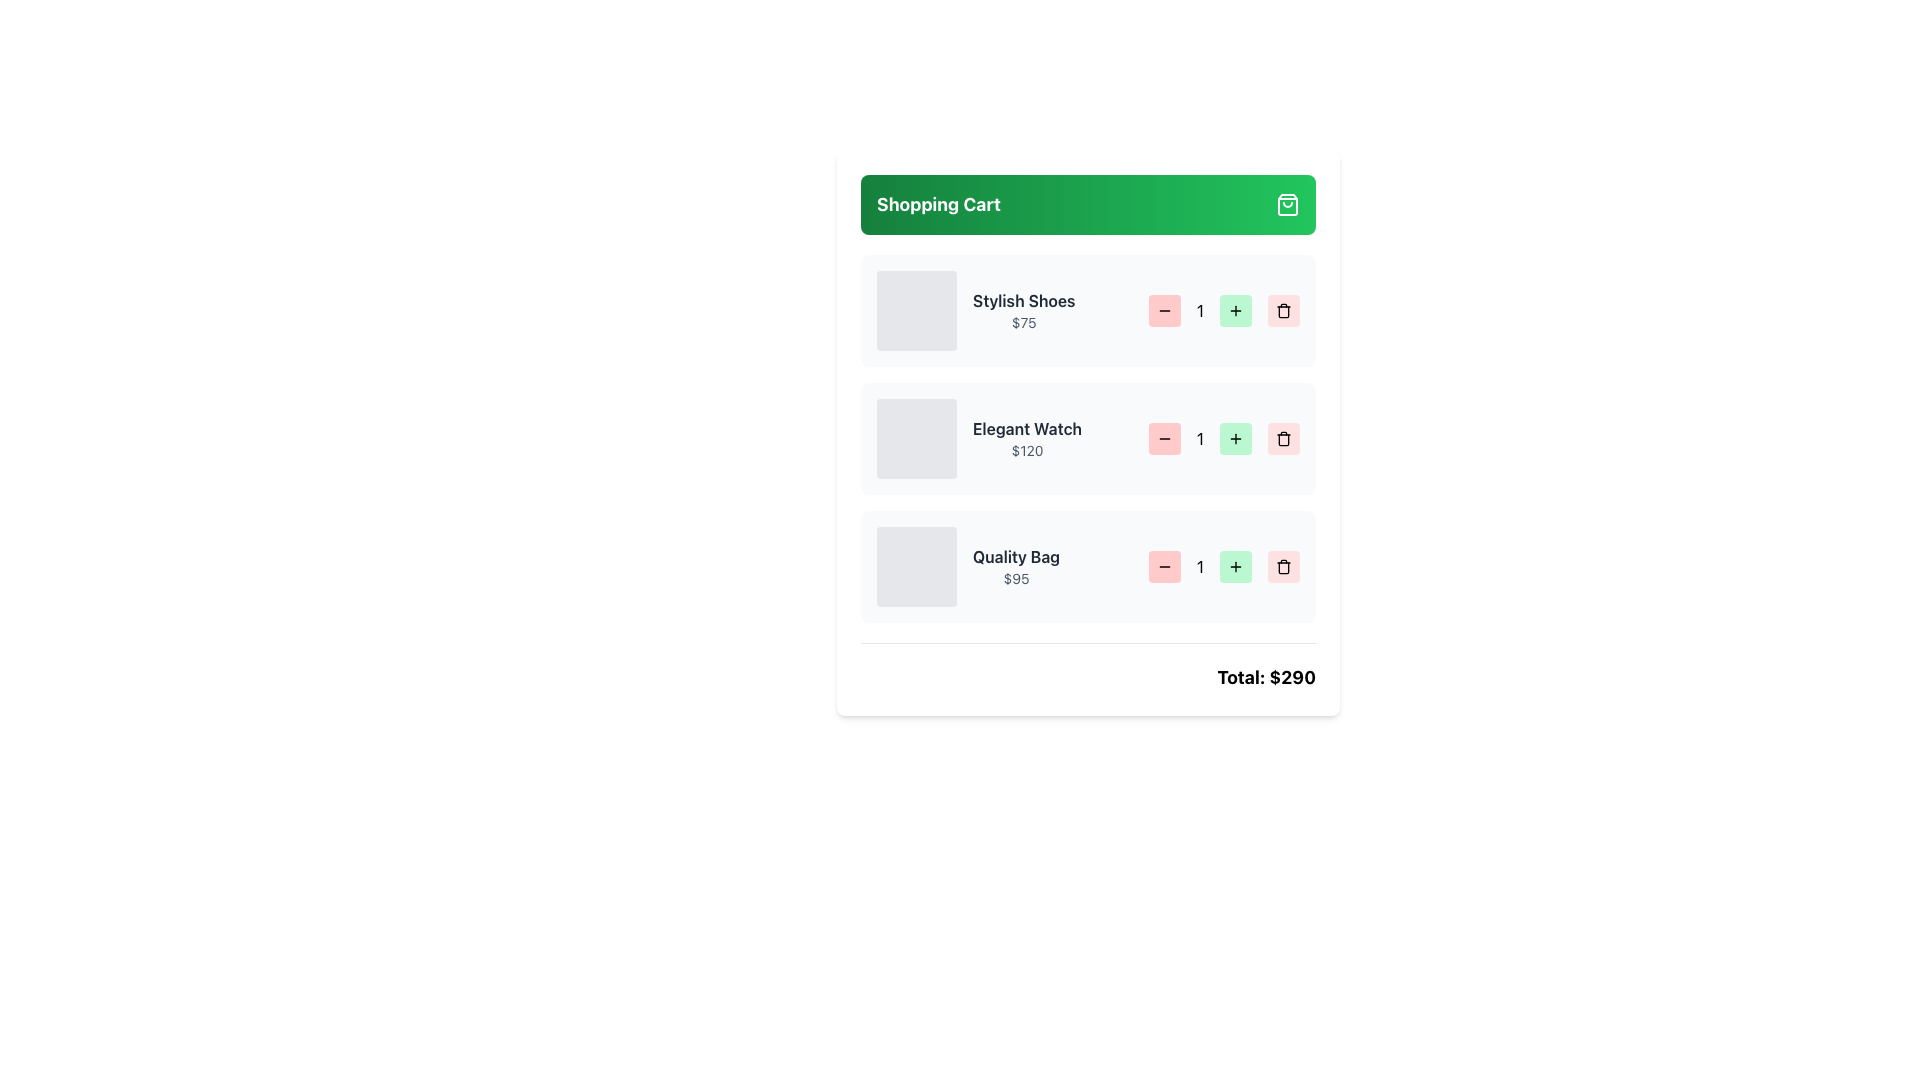 The height and width of the screenshot is (1080, 1920). What do you see at coordinates (915, 311) in the screenshot?
I see `the square-shaped image placeholder or product thumbnail with a light gray background located at the top-left corner of the 'Stylish Shoes $75' section` at bounding box center [915, 311].